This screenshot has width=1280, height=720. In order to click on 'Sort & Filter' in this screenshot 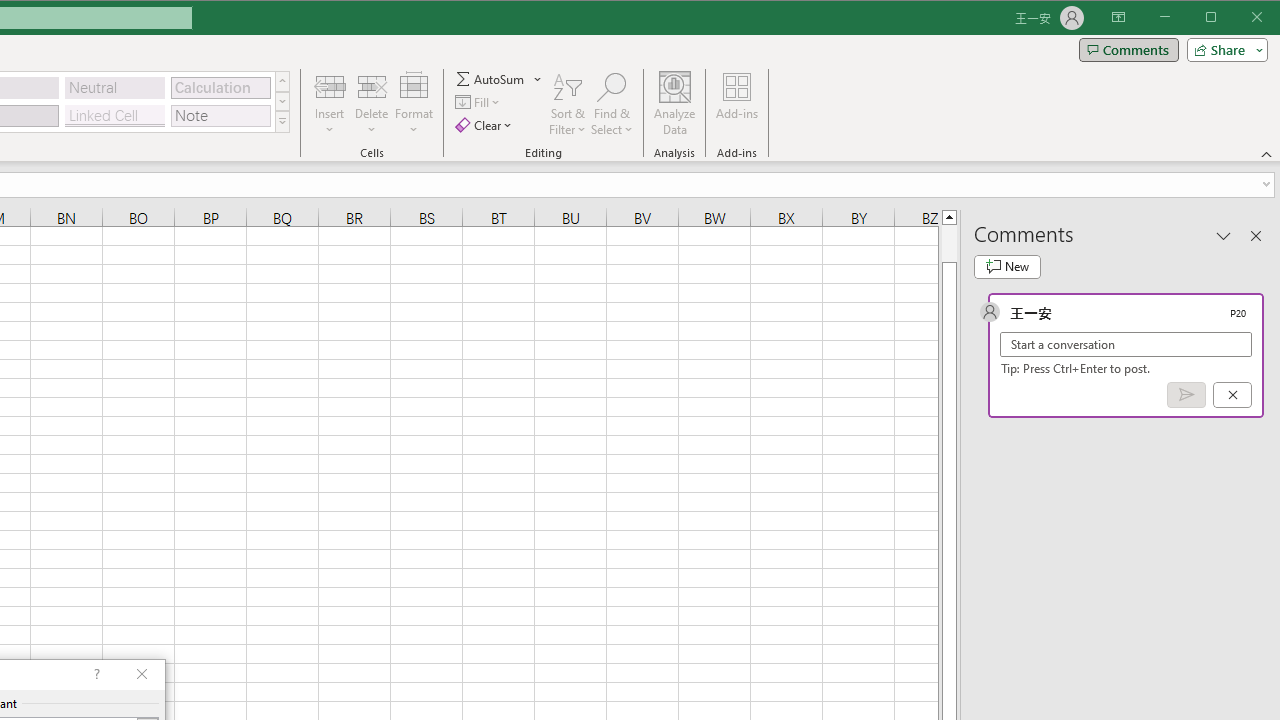, I will do `click(566, 104)`.